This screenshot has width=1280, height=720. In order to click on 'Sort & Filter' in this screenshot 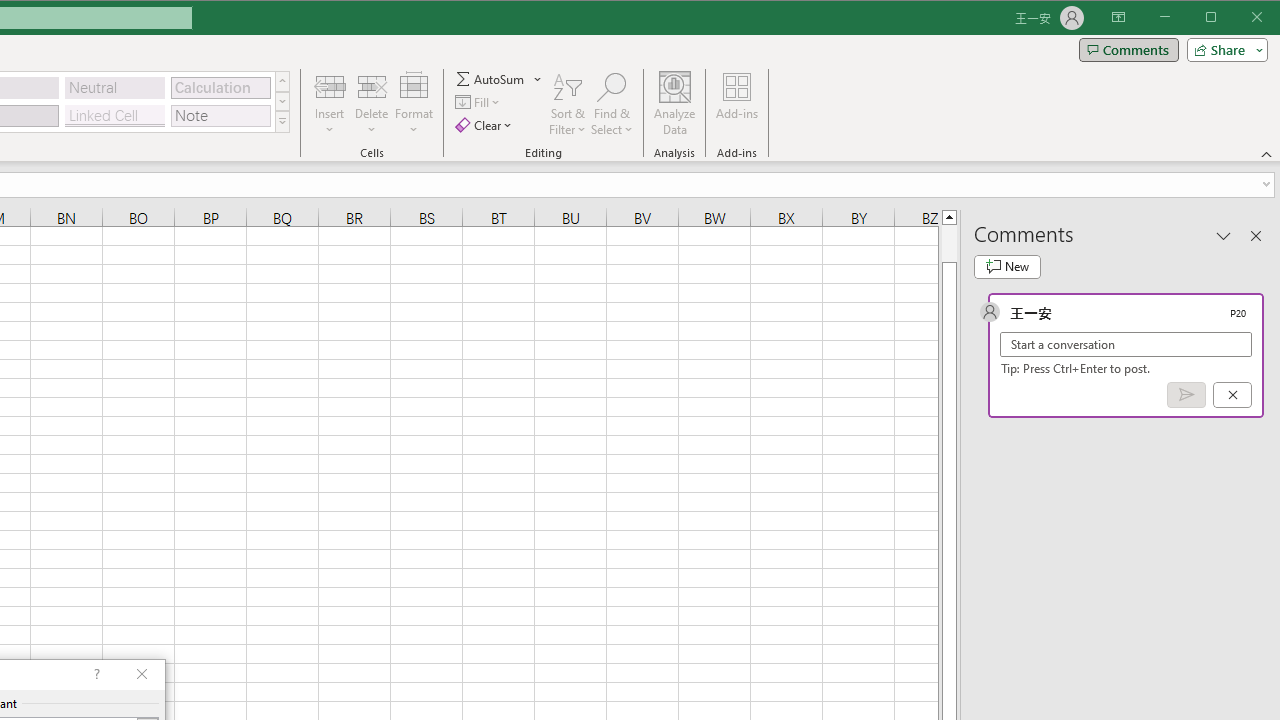, I will do `click(566, 104)`.